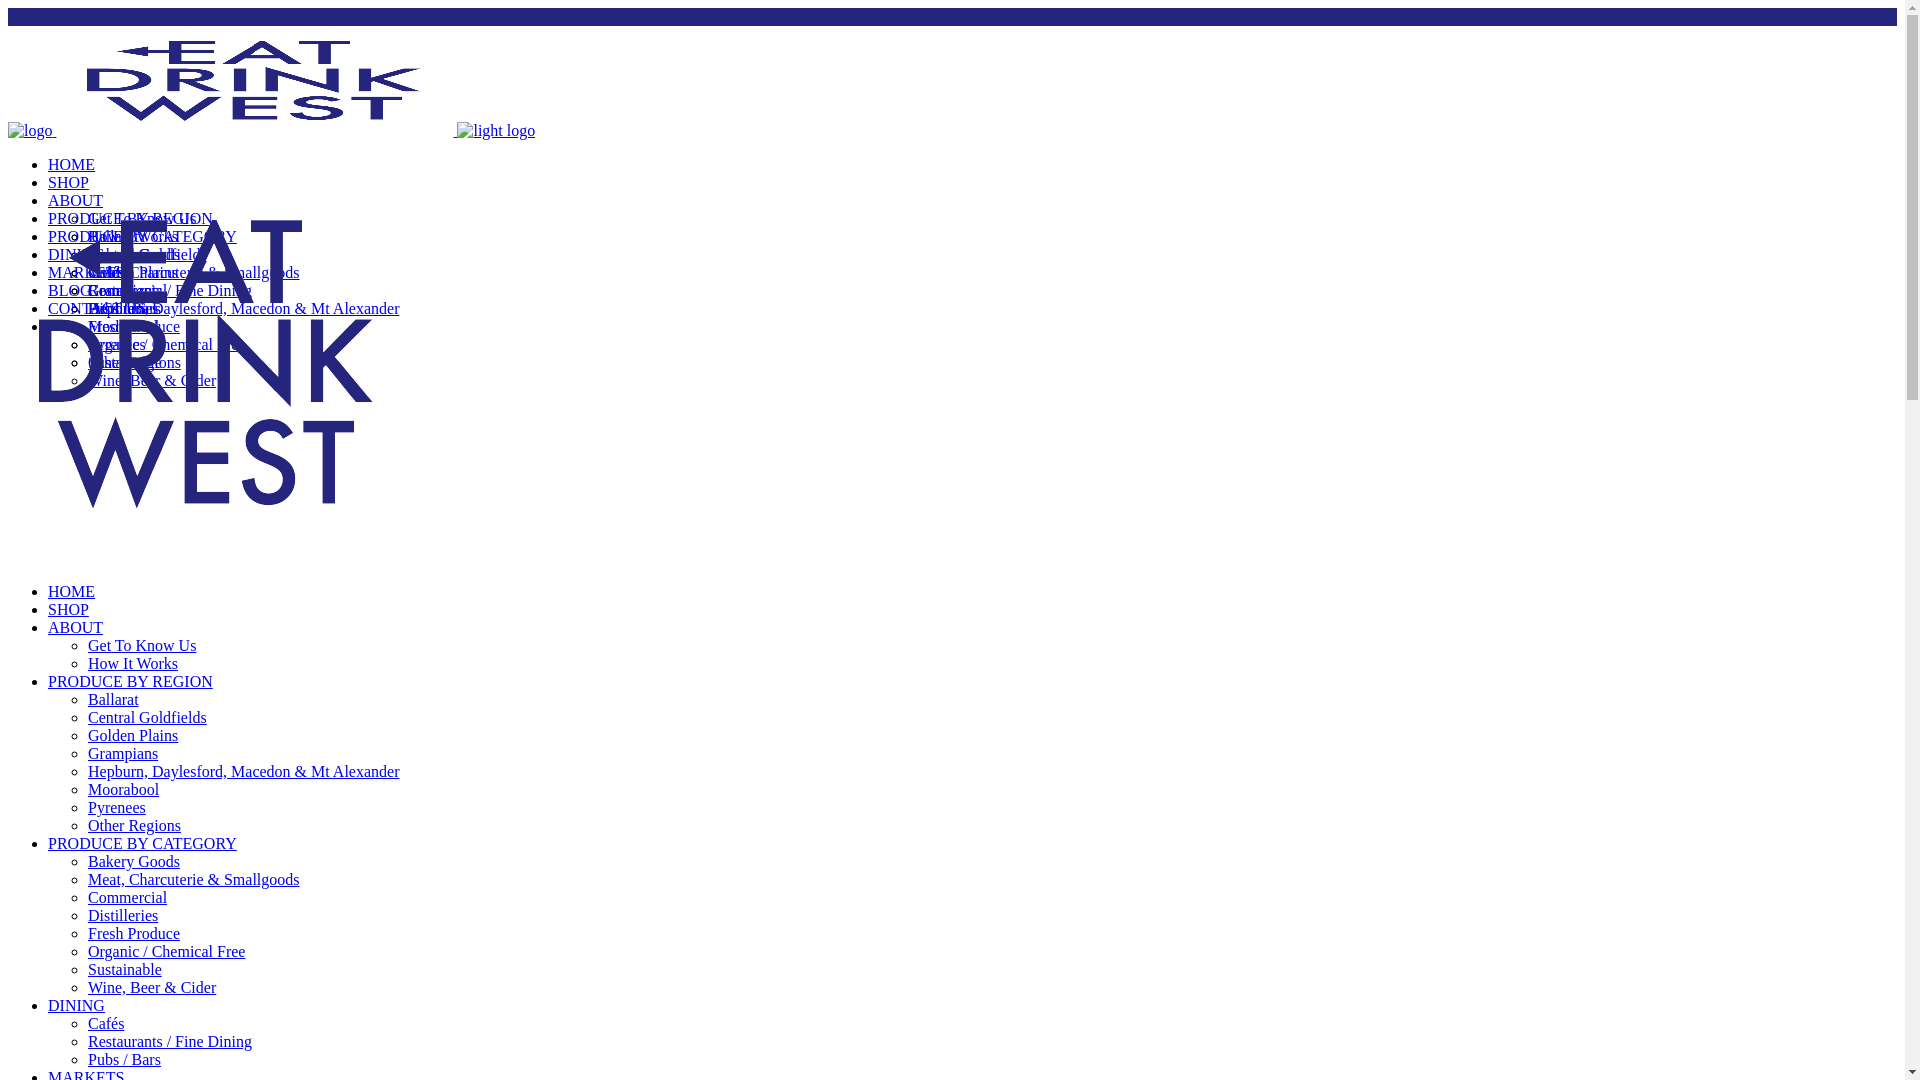 The height and width of the screenshot is (1080, 1920). I want to click on 'Get To Know Us', so click(141, 645).